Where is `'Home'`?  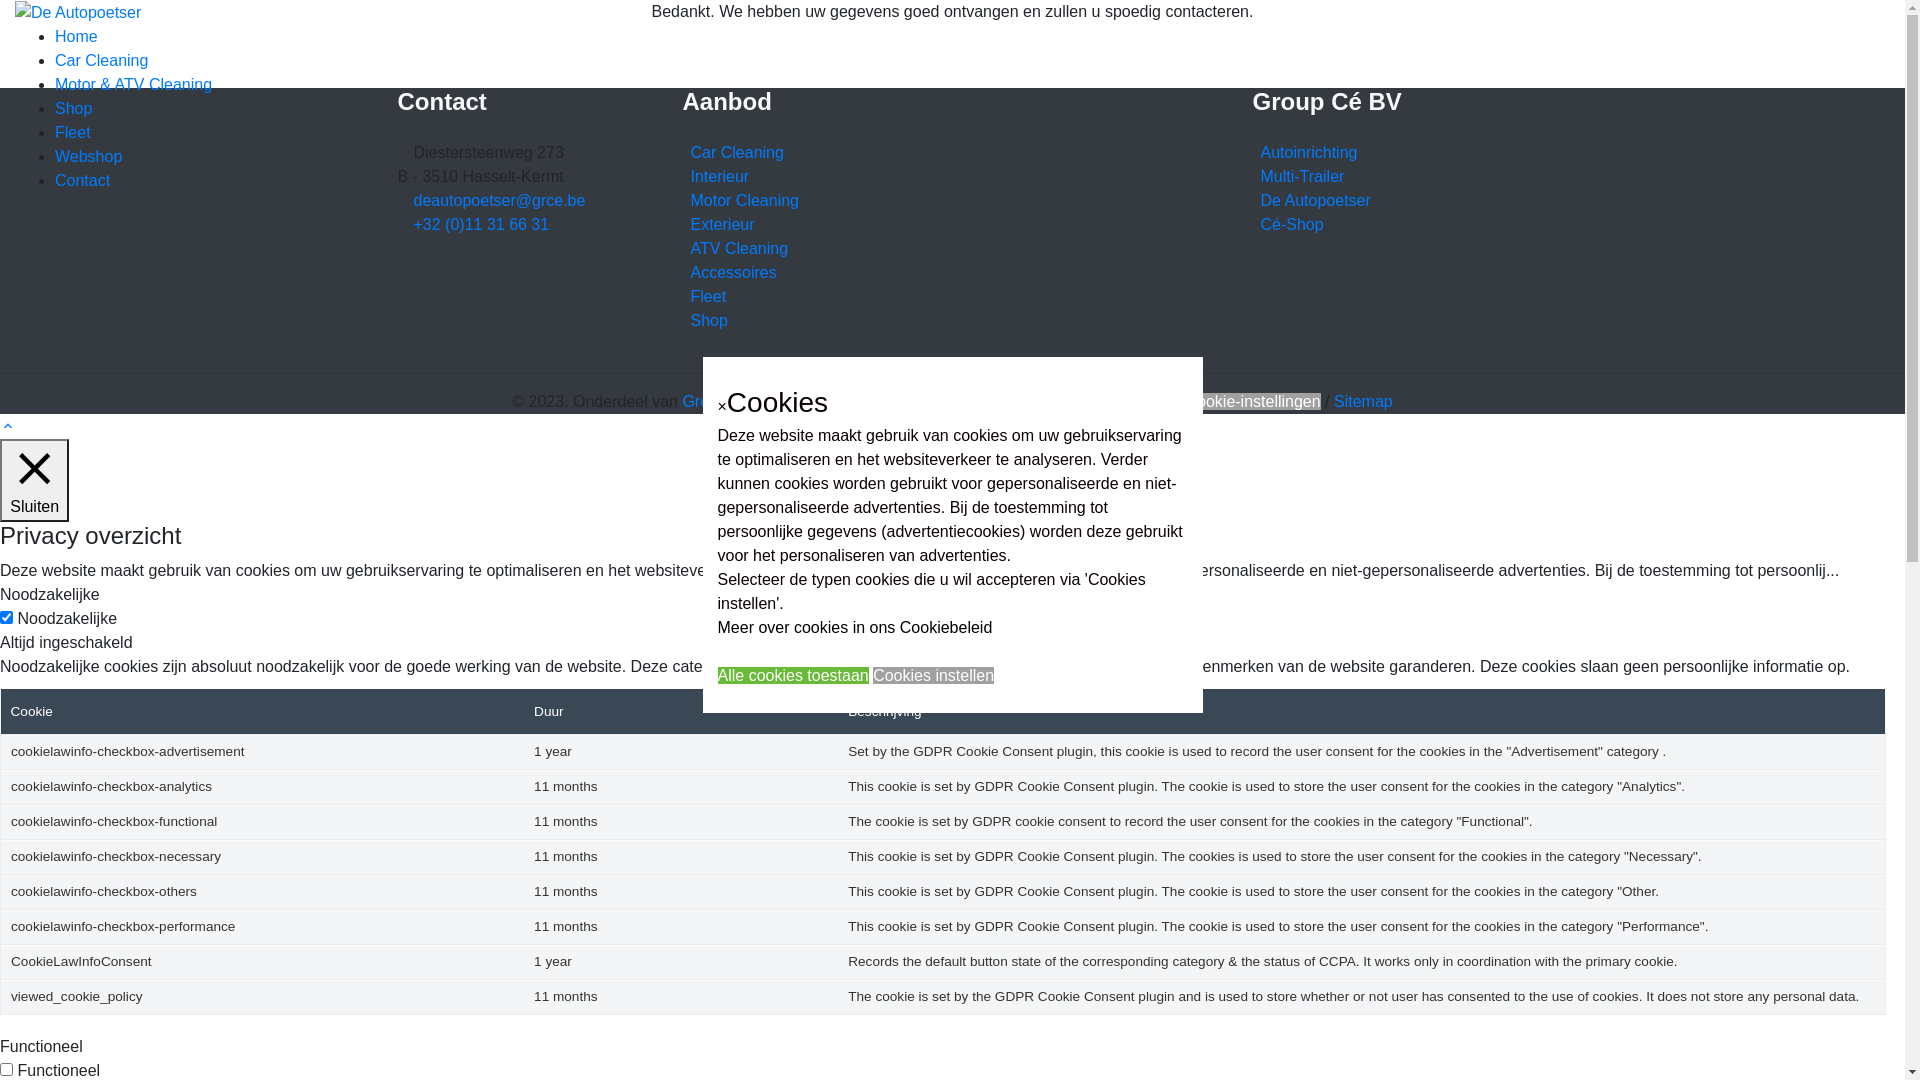 'Home' is located at coordinates (76, 36).